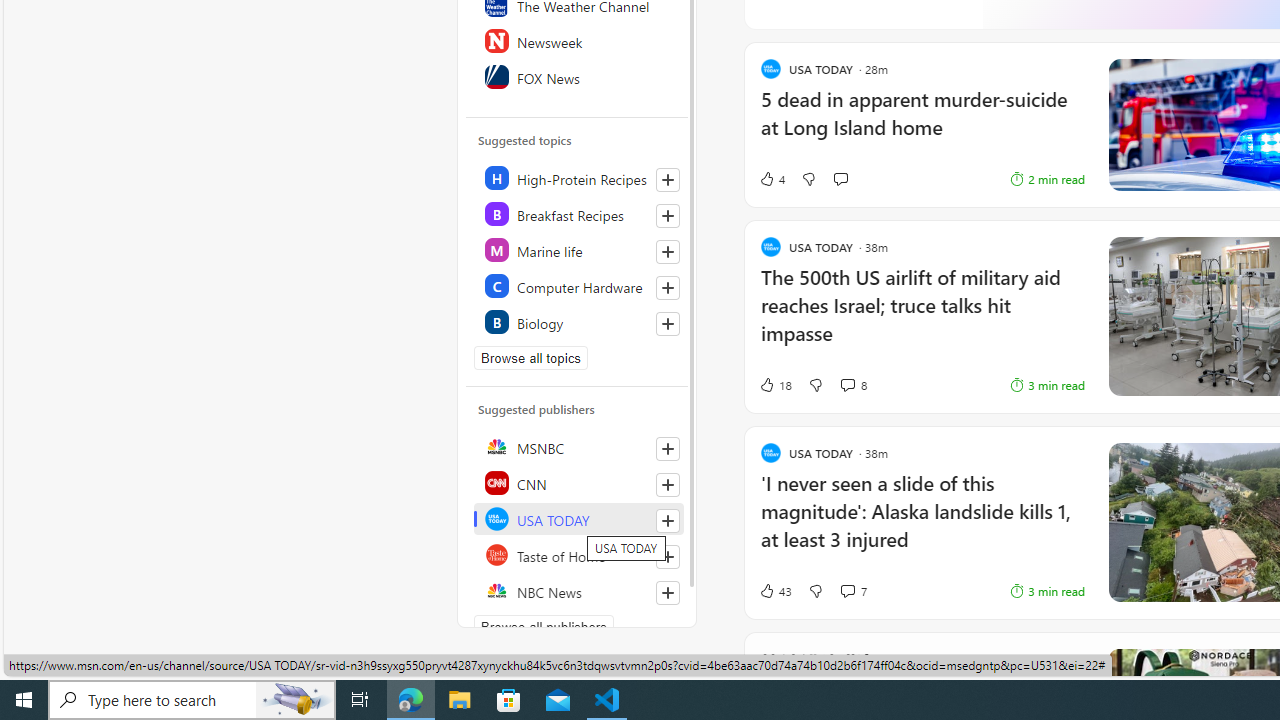 This screenshot has height=720, width=1280. I want to click on 'Browse all topics', so click(531, 357).